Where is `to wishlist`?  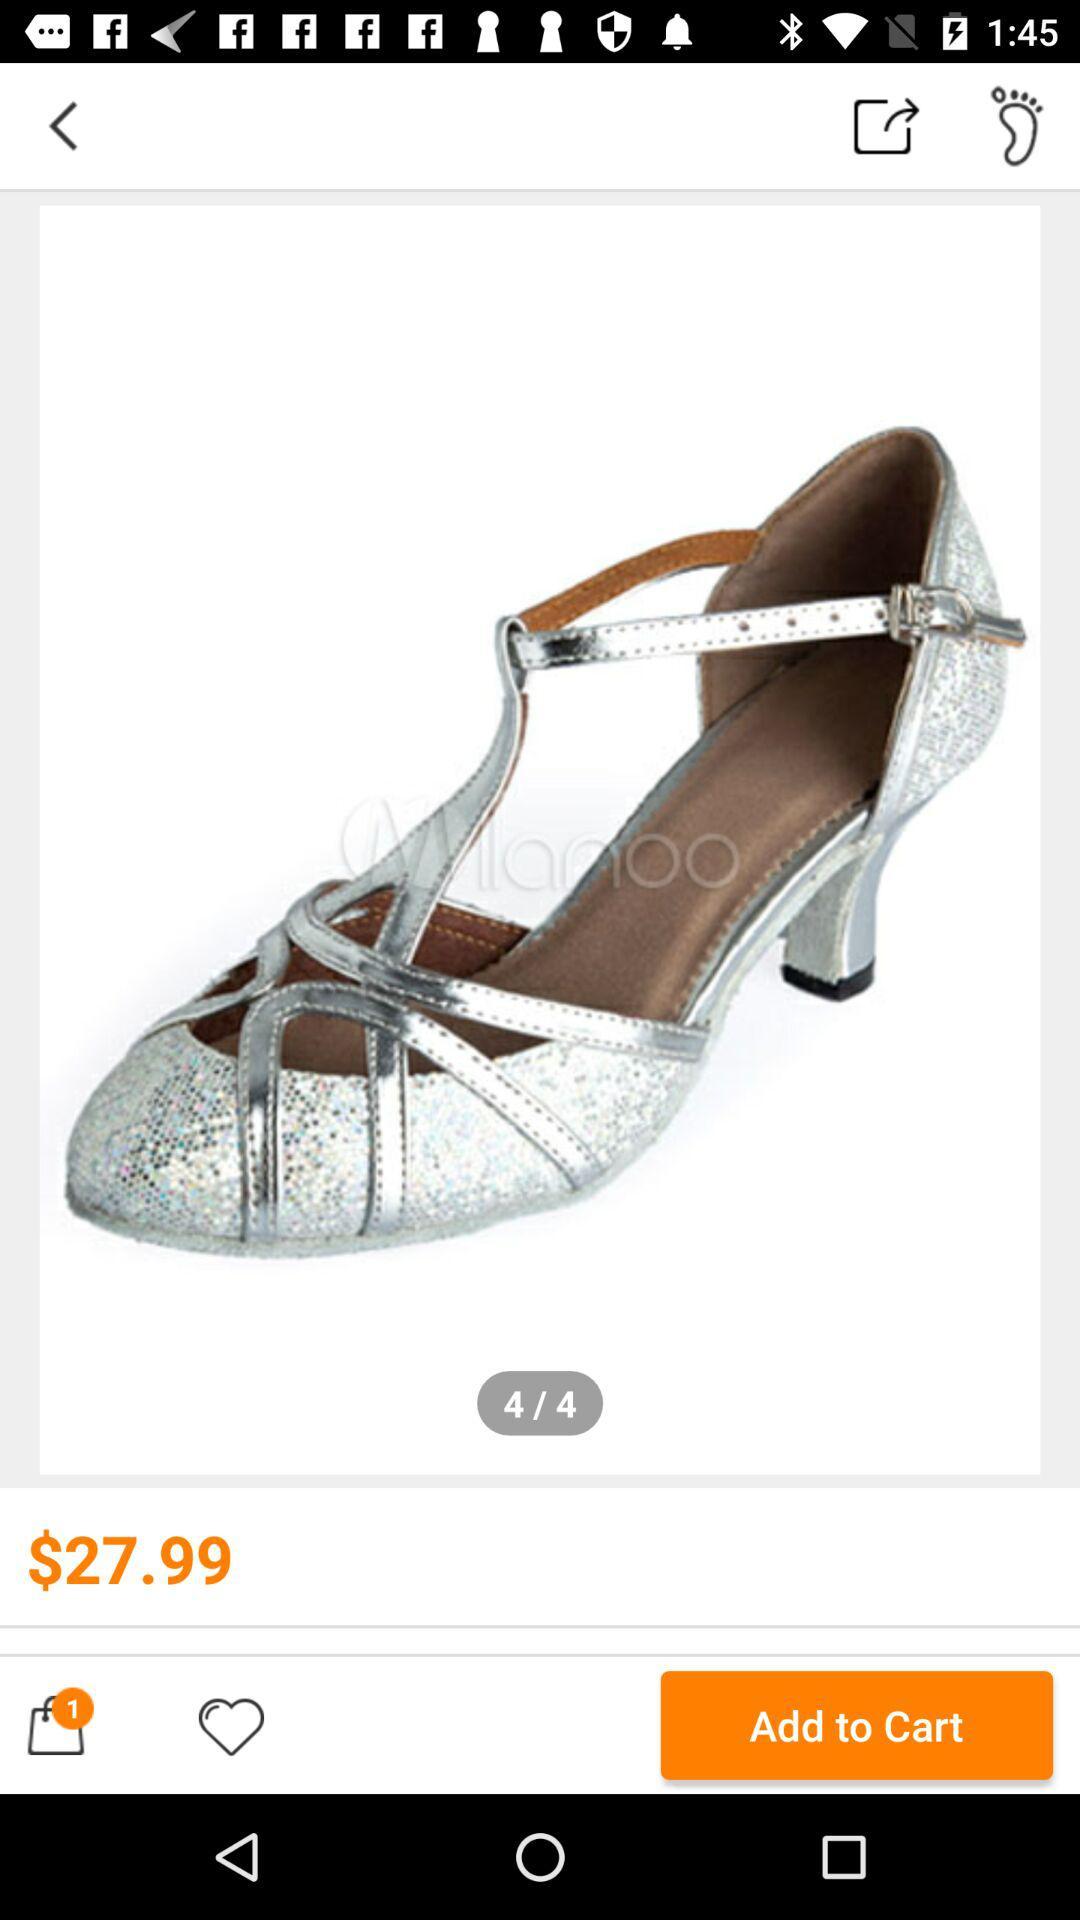 to wishlist is located at coordinates (230, 1724).